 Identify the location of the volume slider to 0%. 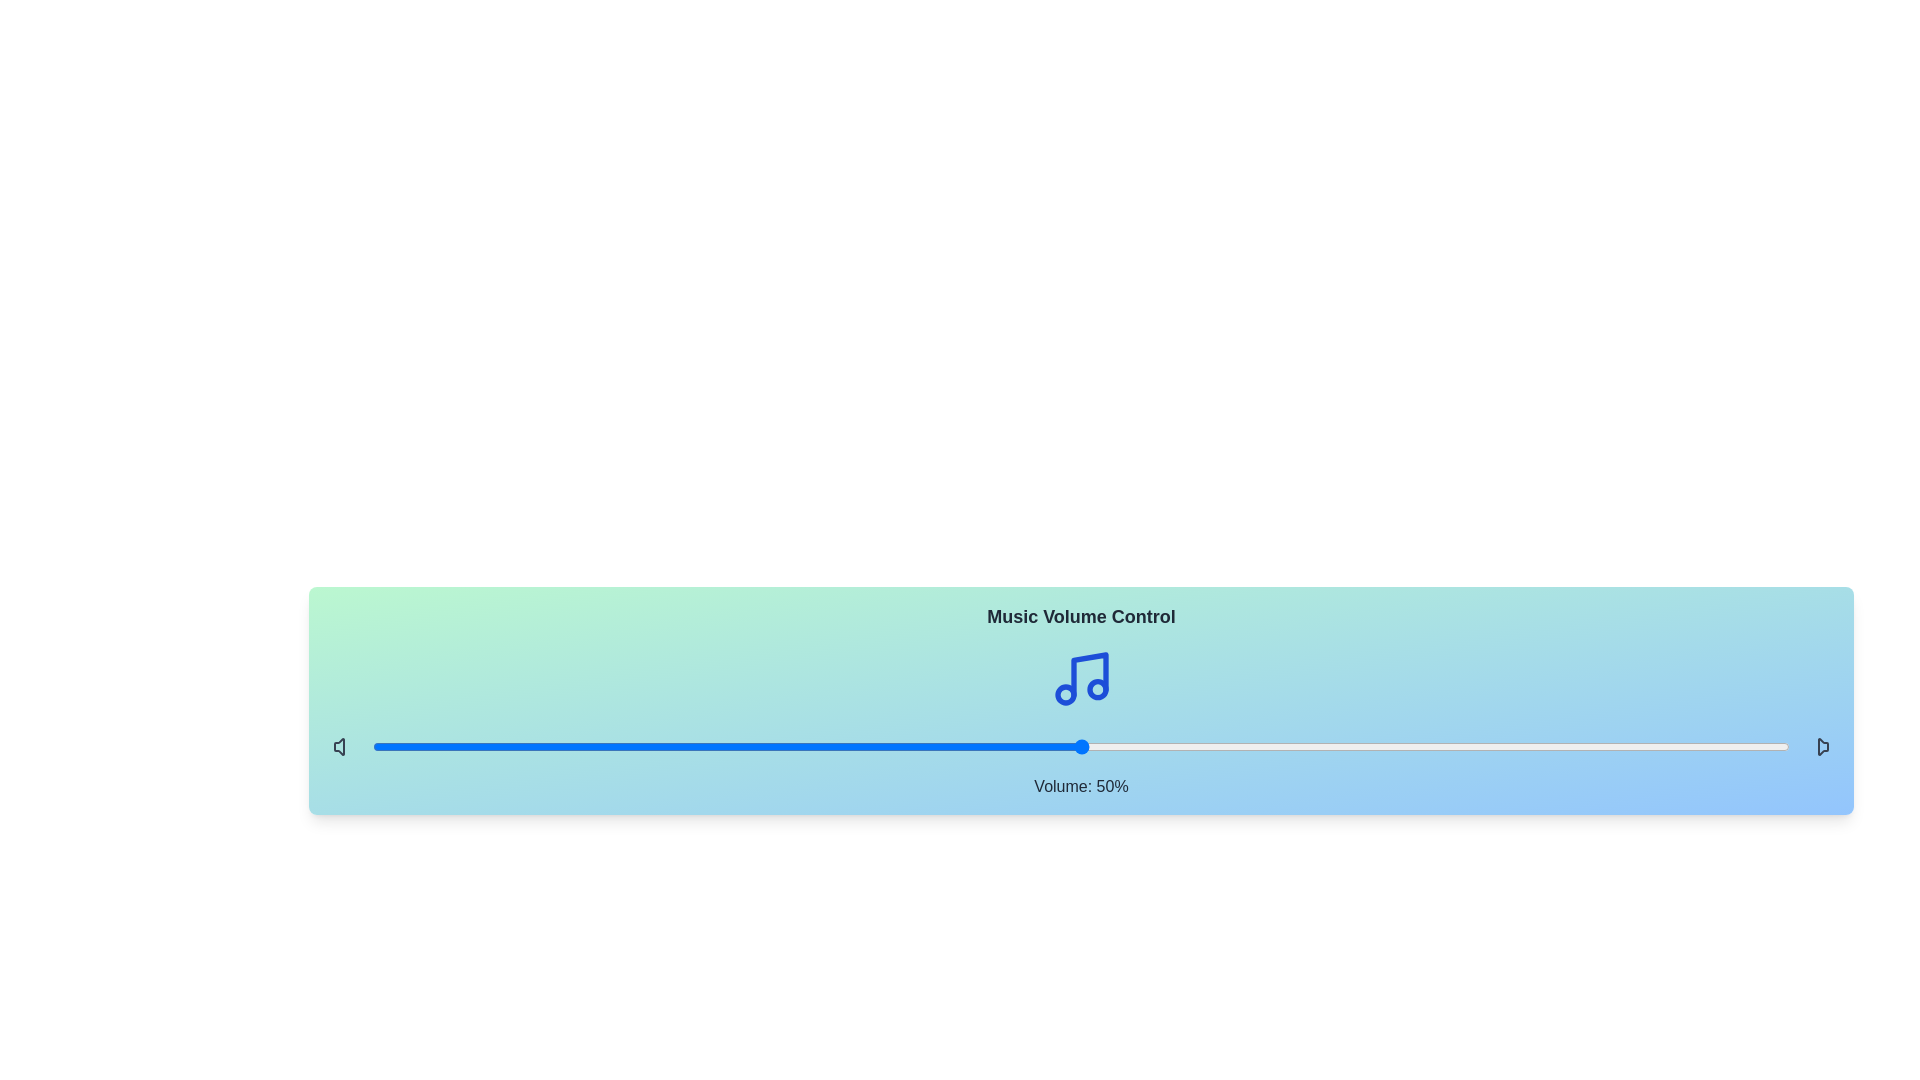
(373, 747).